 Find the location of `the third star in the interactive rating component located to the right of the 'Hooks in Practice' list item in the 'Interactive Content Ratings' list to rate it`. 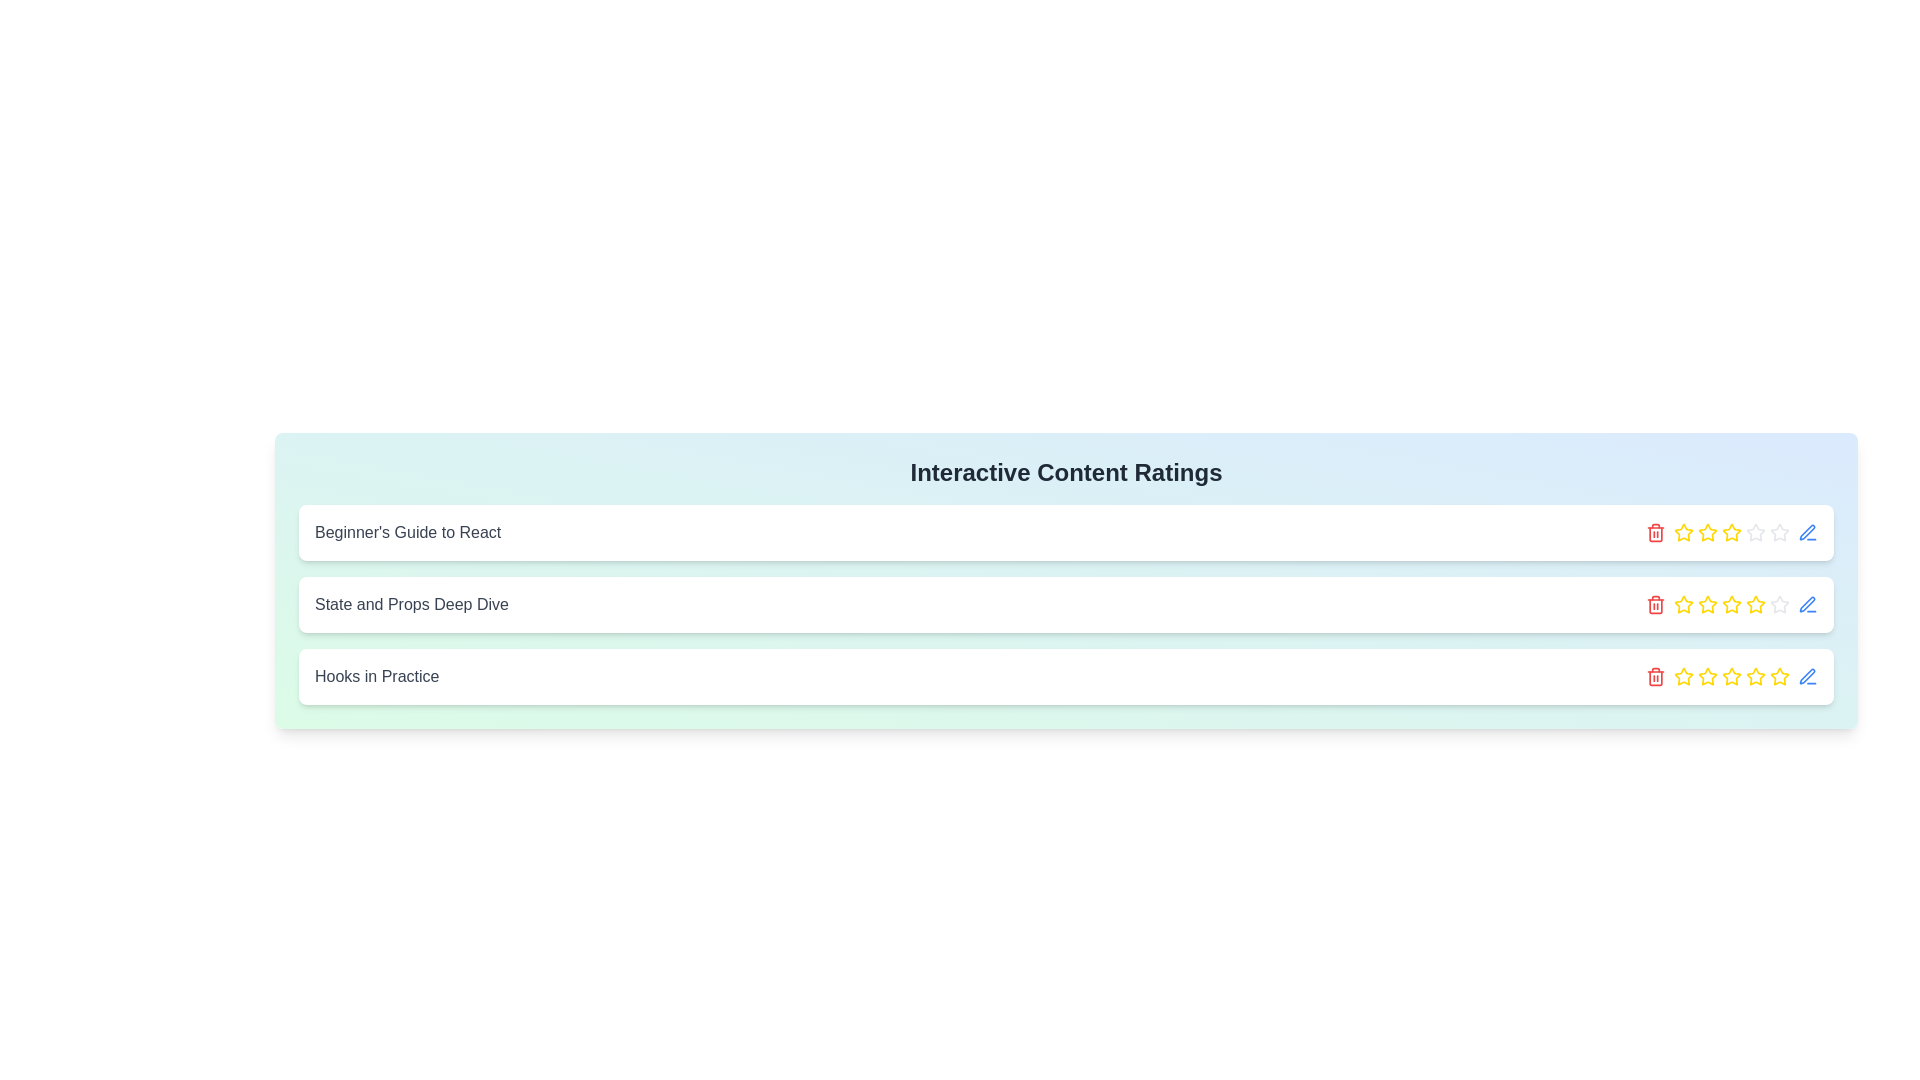

the third star in the interactive rating component located to the right of the 'Hooks in Practice' list item in the 'Interactive Content Ratings' list to rate it is located at coordinates (1731, 676).